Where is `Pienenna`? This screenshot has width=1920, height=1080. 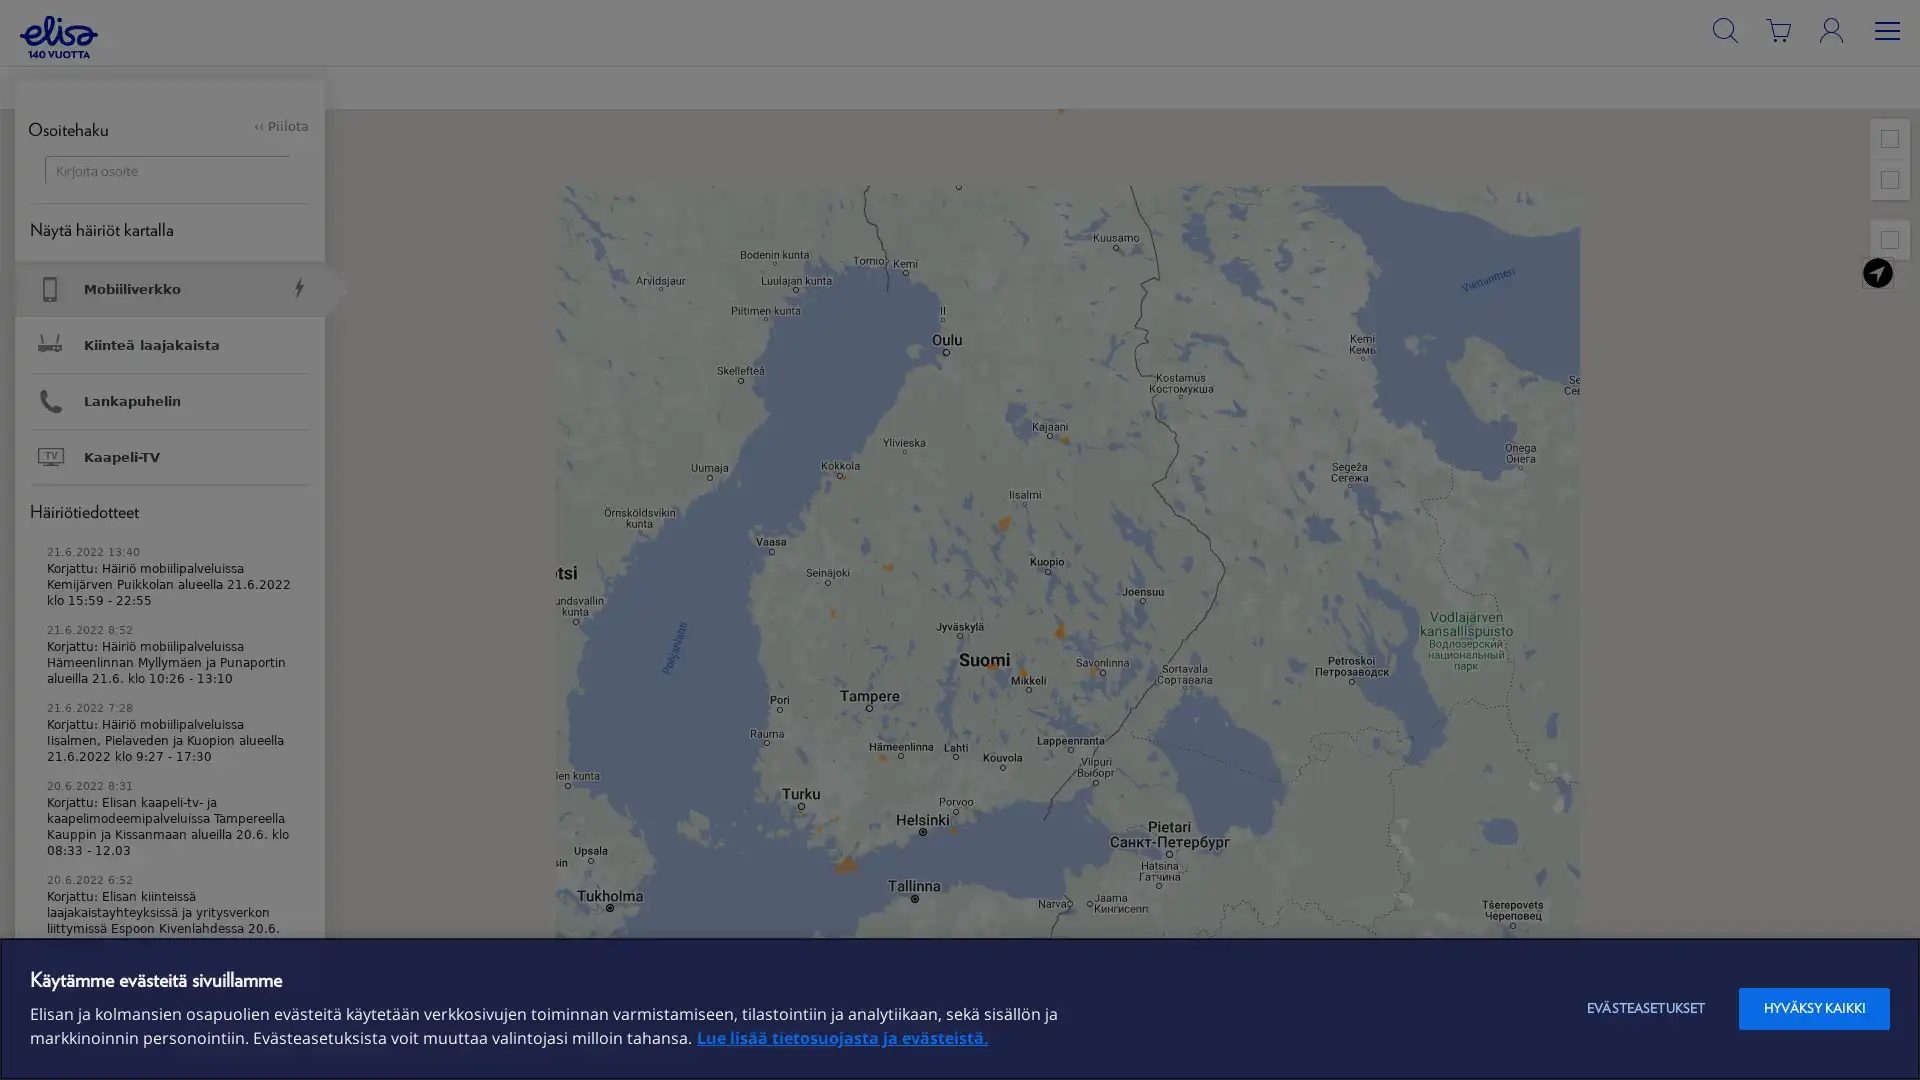
Pienenna is located at coordinates (1889, 180).